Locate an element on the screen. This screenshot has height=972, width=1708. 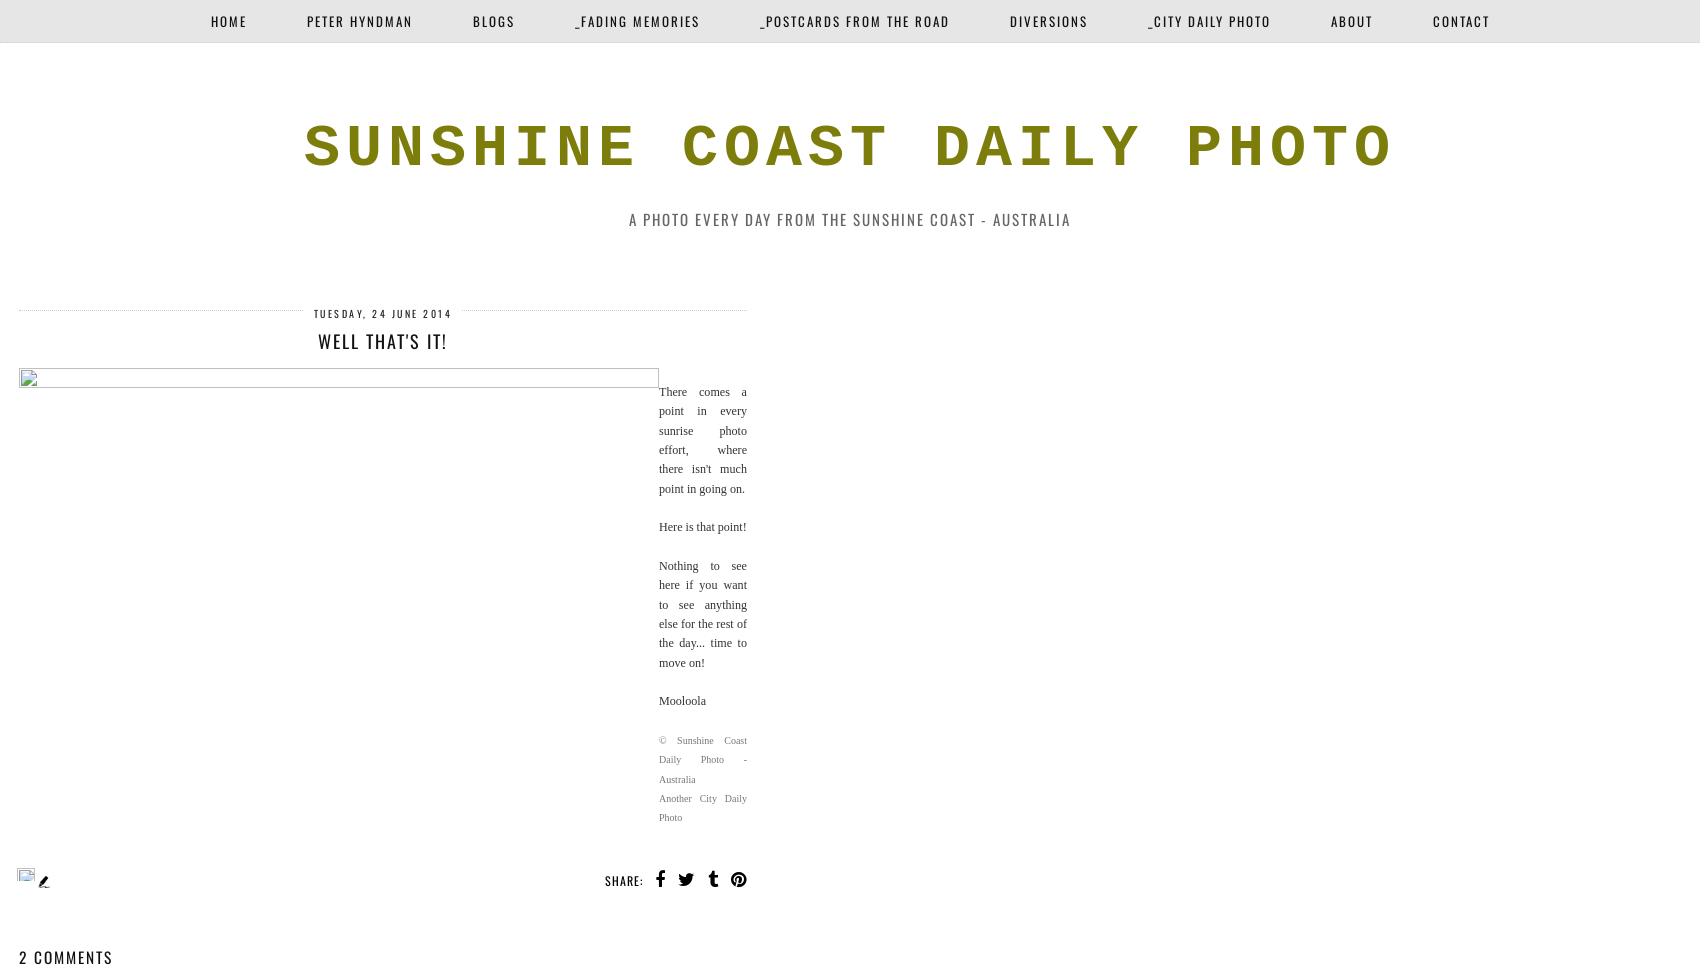
'Mooloola' is located at coordinates (682, 700).